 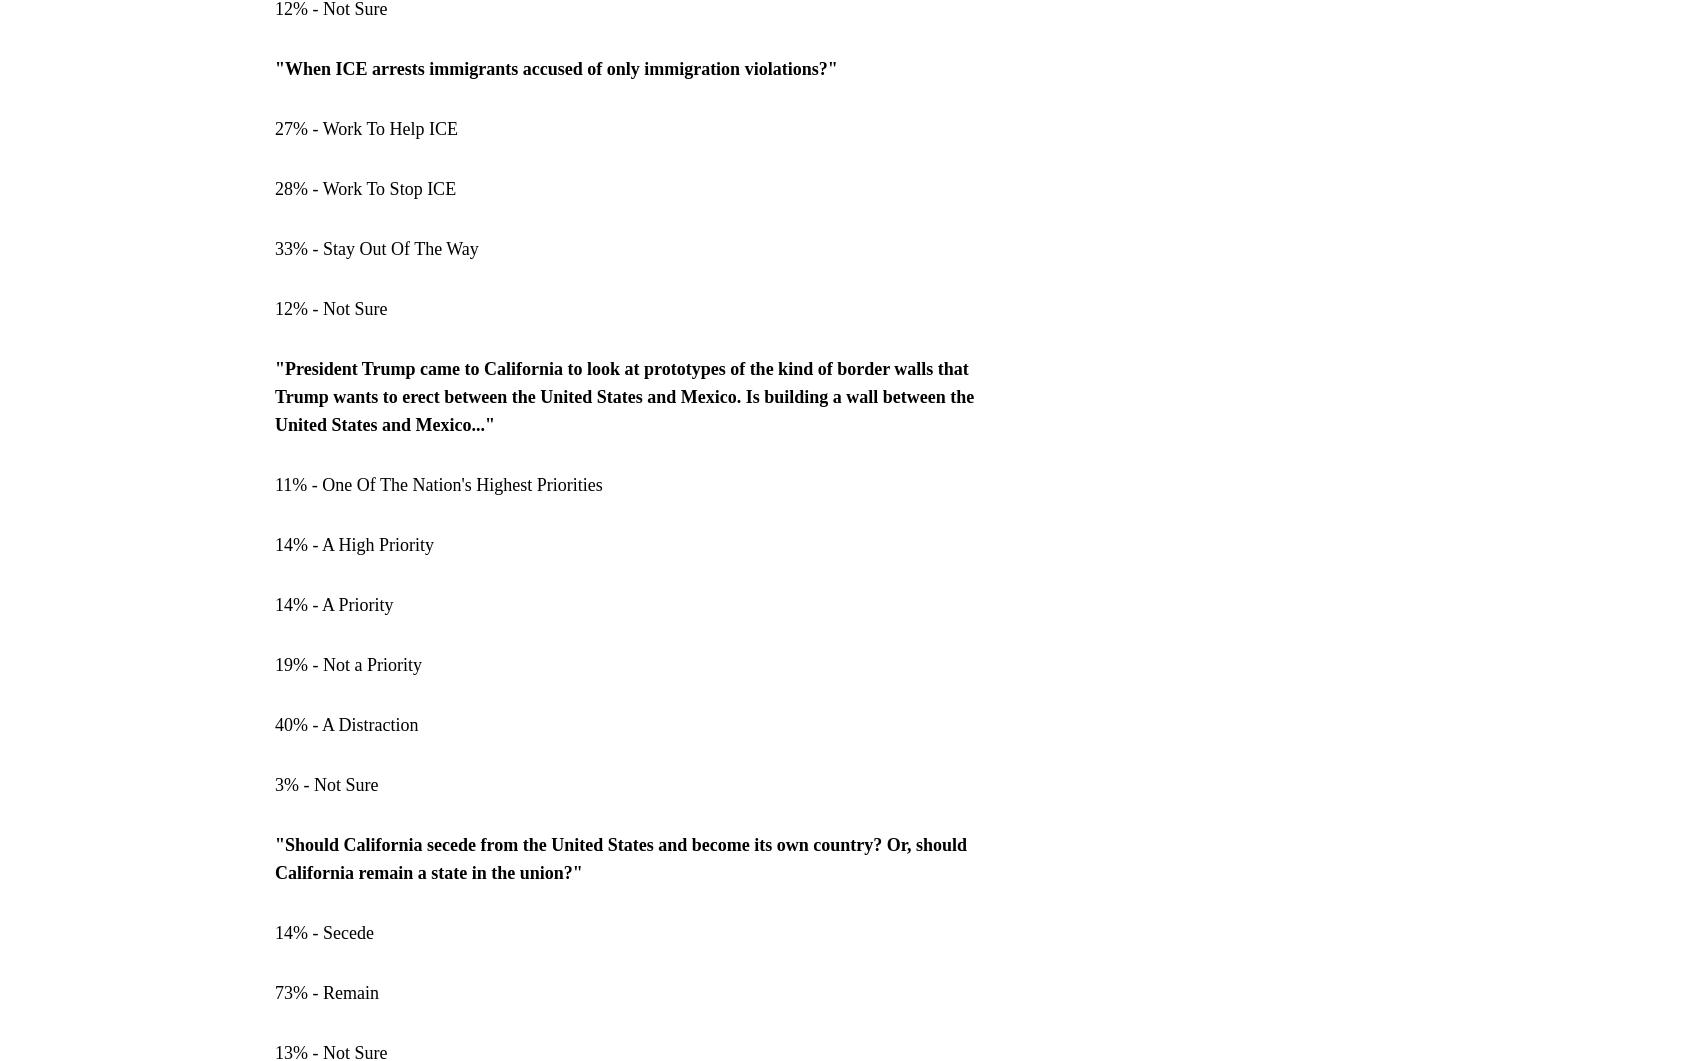 What do you see at coordinates (325, 785) in the screenshot?
I see `'3%	- Not Sure'` at bounding box center [325, 785].